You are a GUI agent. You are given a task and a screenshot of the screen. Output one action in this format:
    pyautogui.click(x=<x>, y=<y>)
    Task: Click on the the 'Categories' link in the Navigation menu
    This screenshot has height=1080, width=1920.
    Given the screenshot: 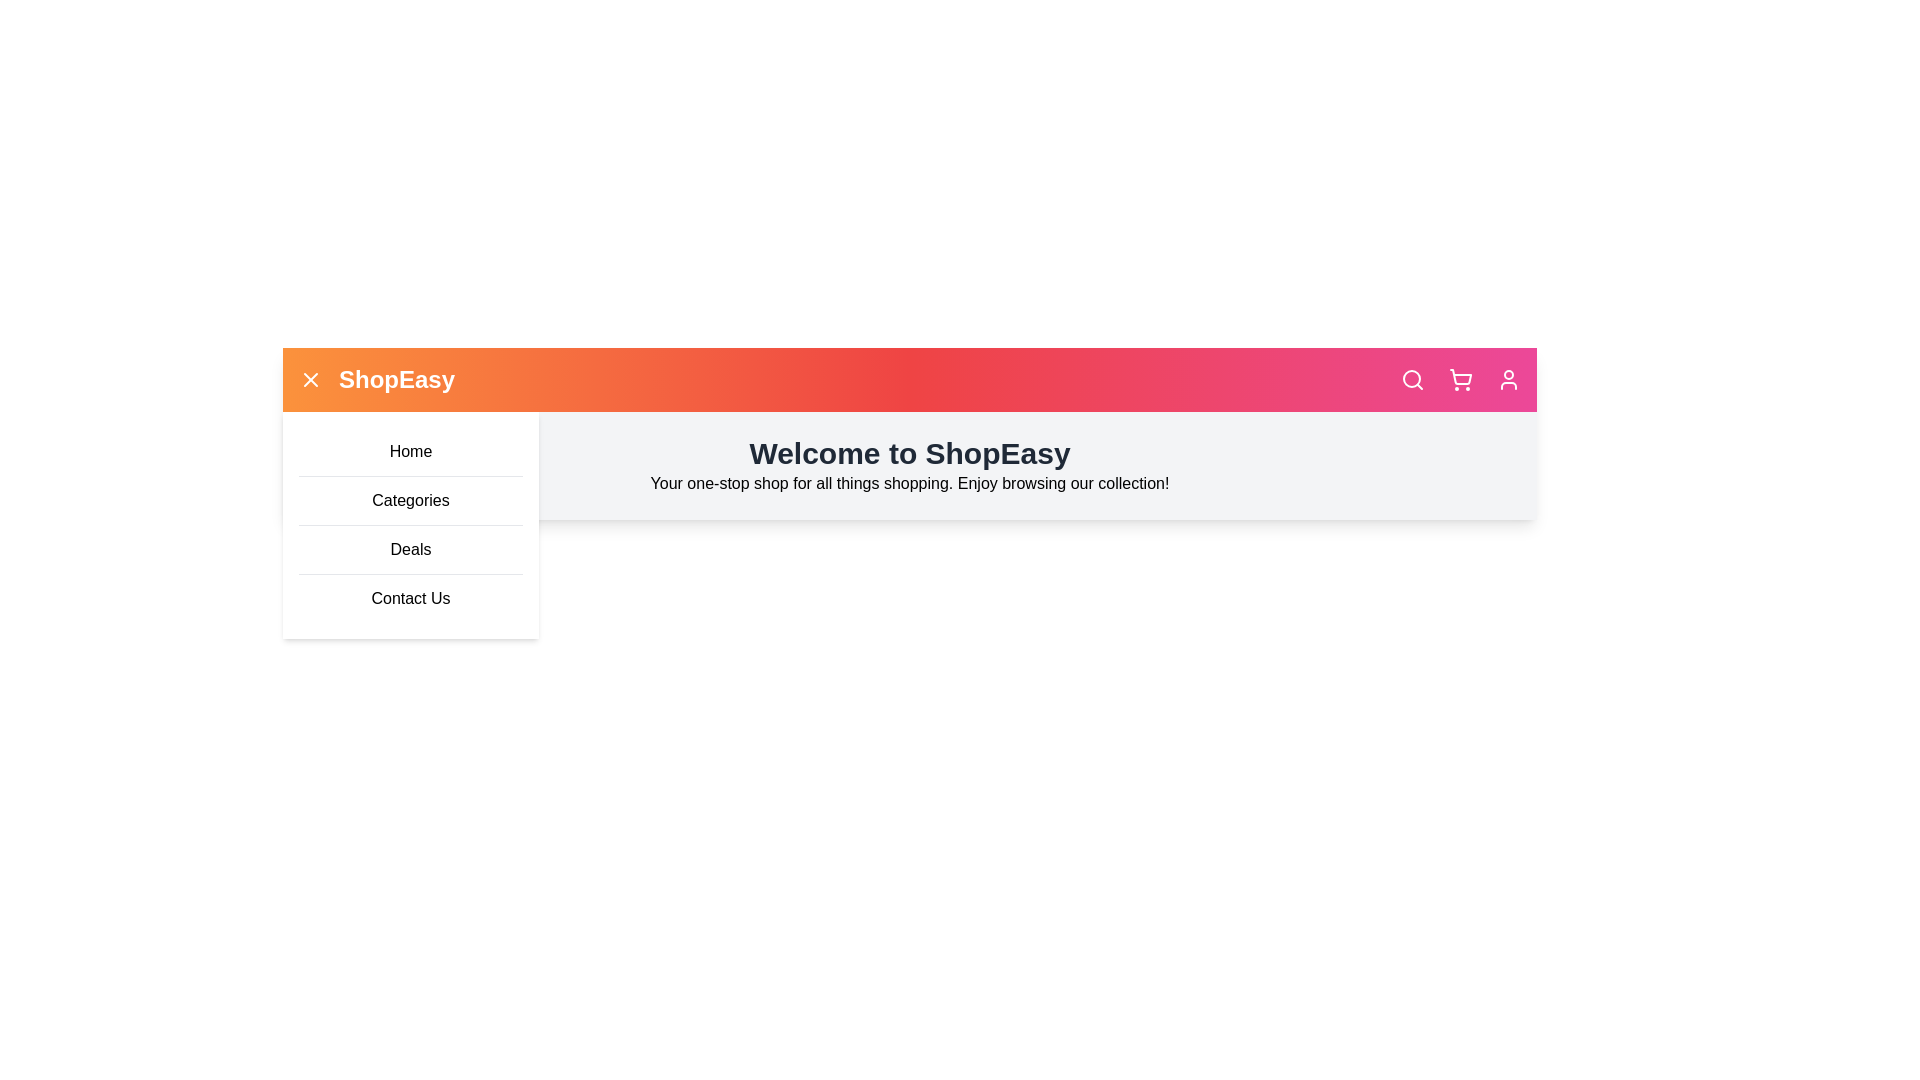 What is the action you would take?
    pyautogui.click(x=410, y=524)
    